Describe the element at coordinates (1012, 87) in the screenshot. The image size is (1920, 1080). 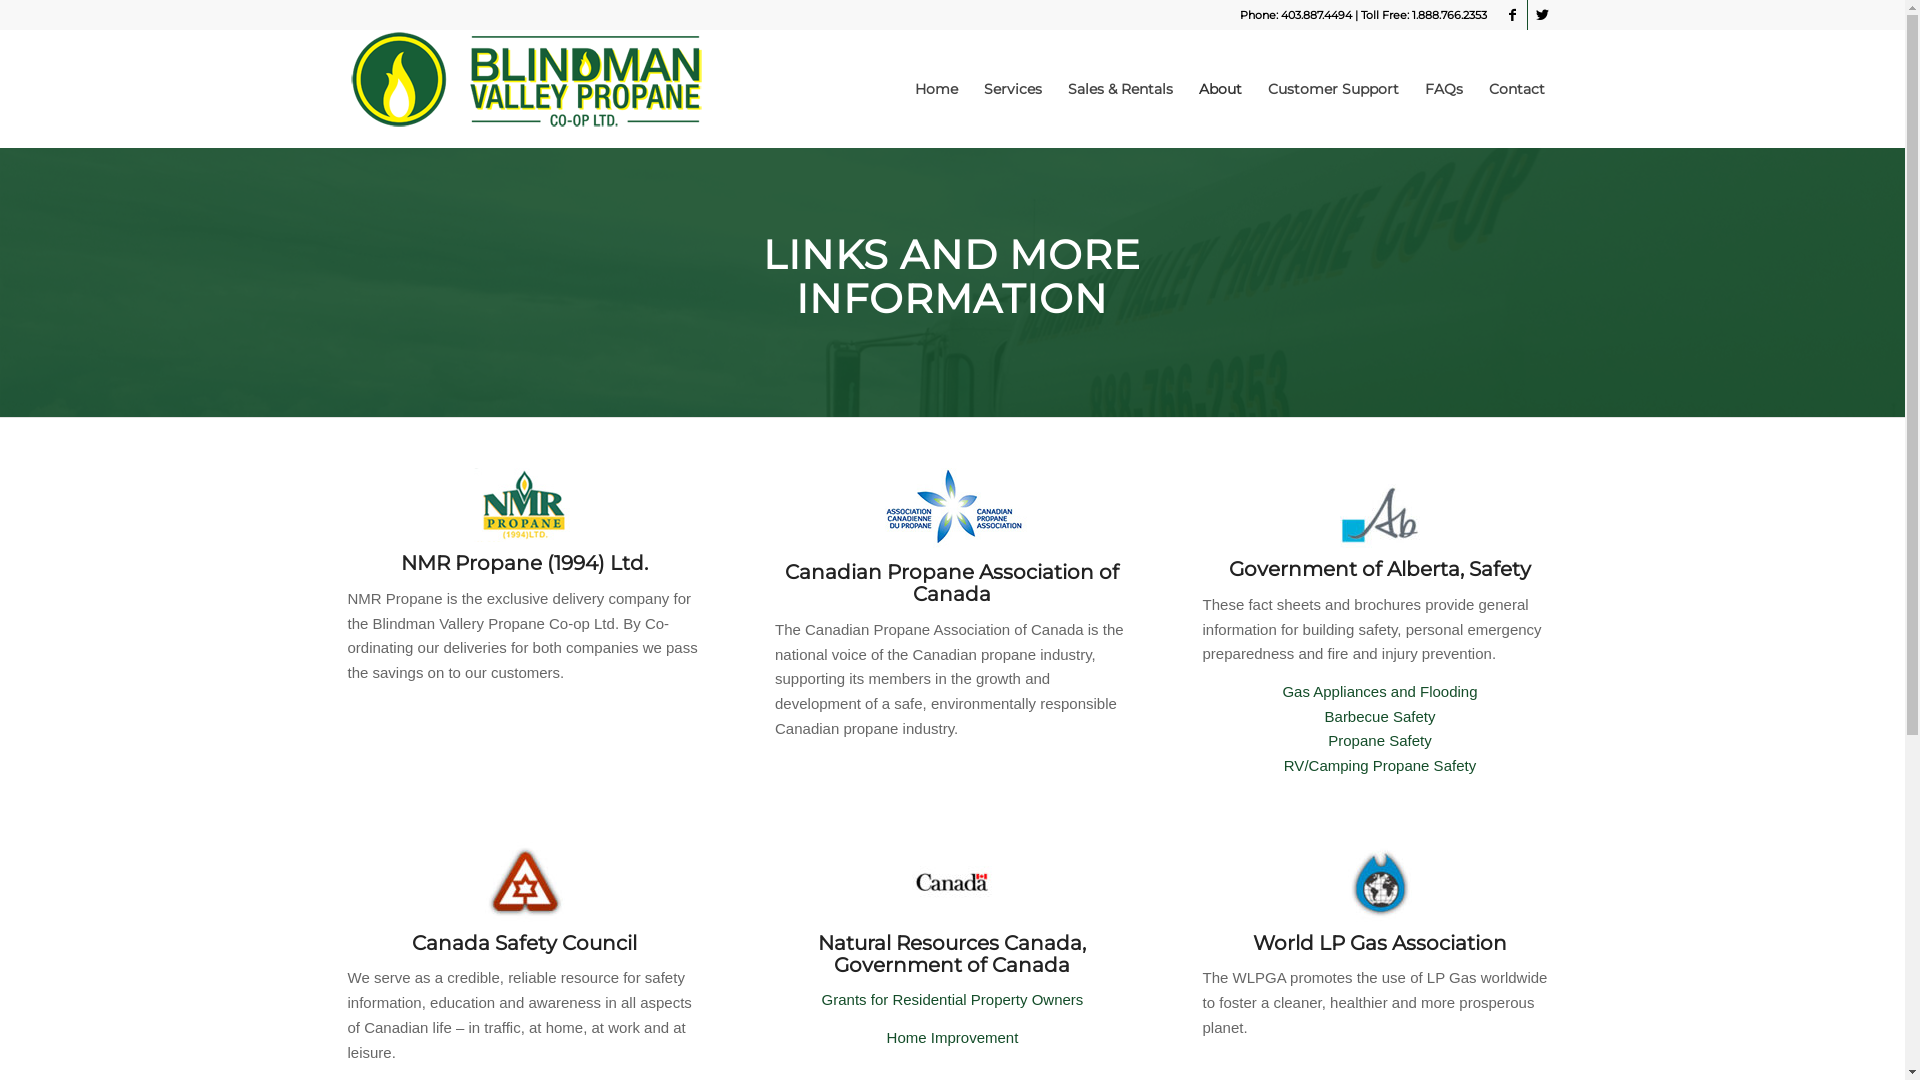
I see `'Services'` at that location.